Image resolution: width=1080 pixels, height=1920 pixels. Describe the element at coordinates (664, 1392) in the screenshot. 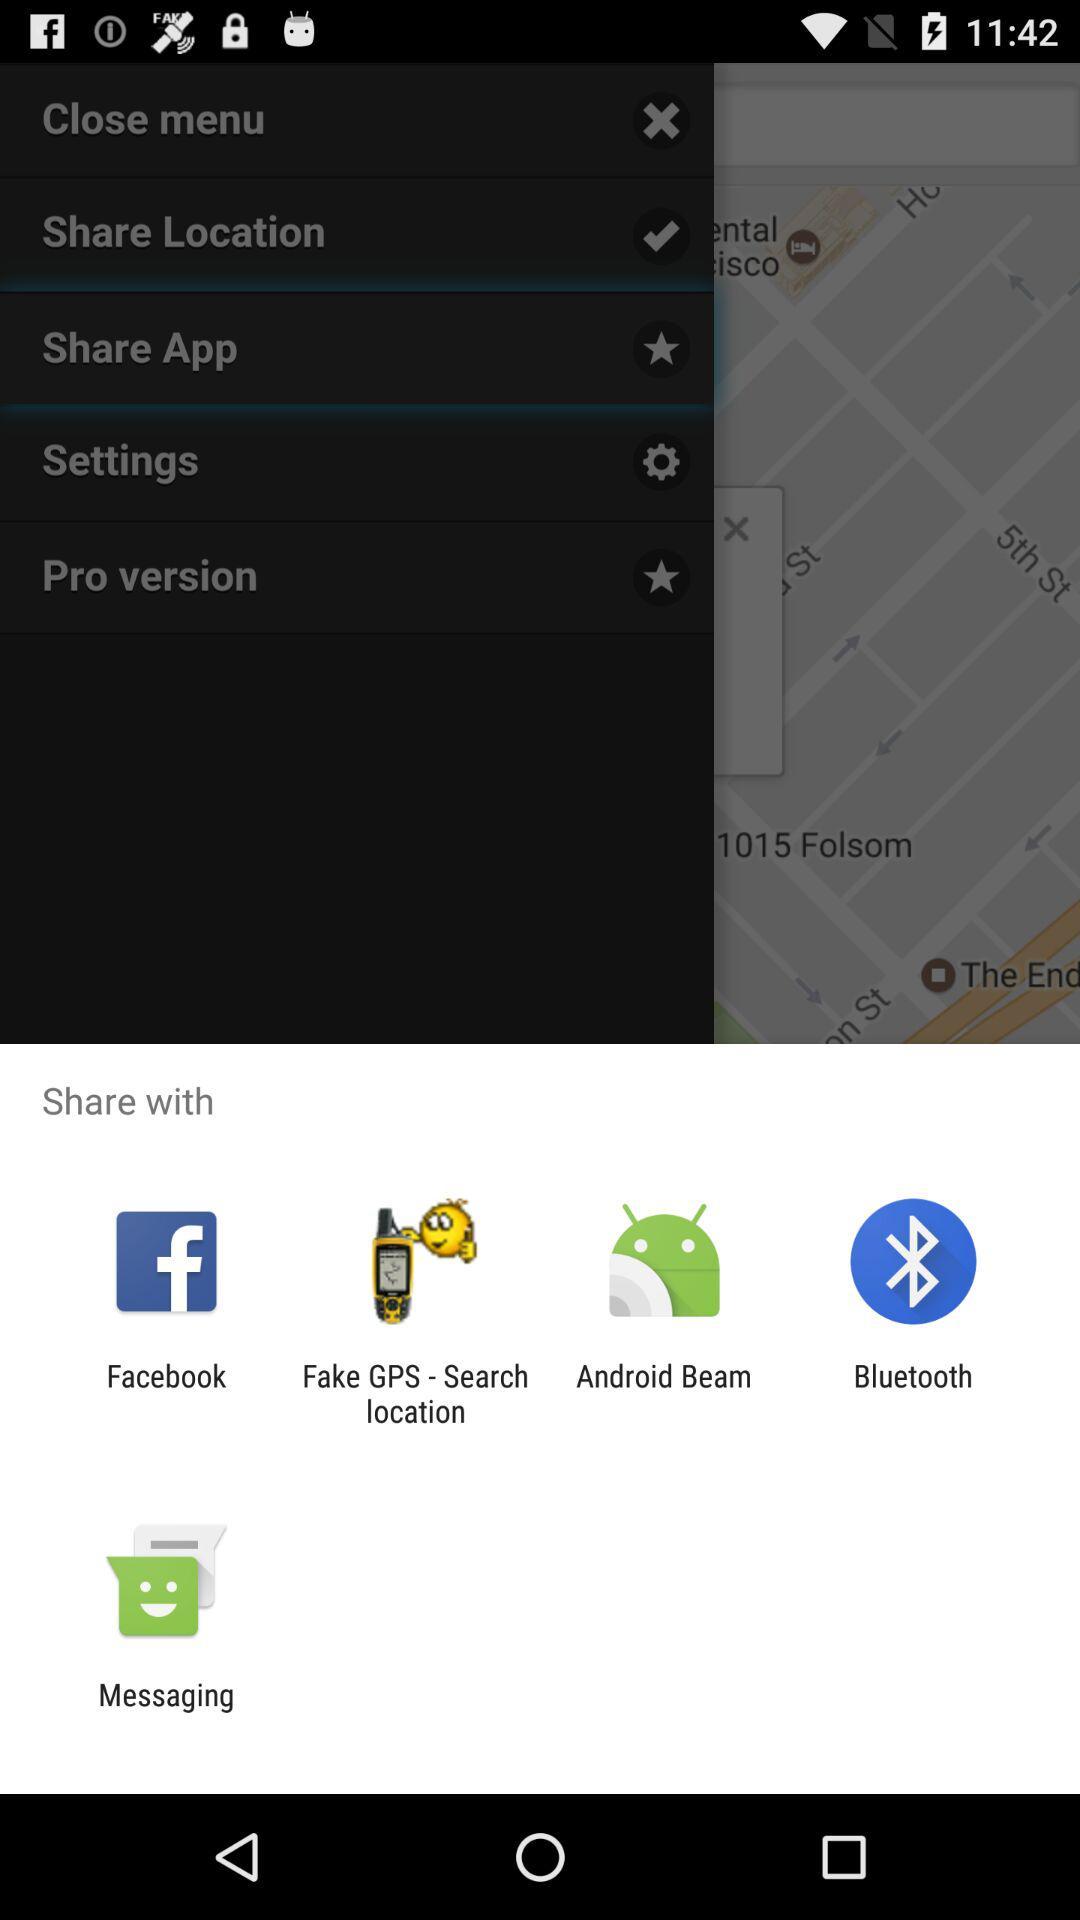

I see `item next to the bluetooth` at that location.